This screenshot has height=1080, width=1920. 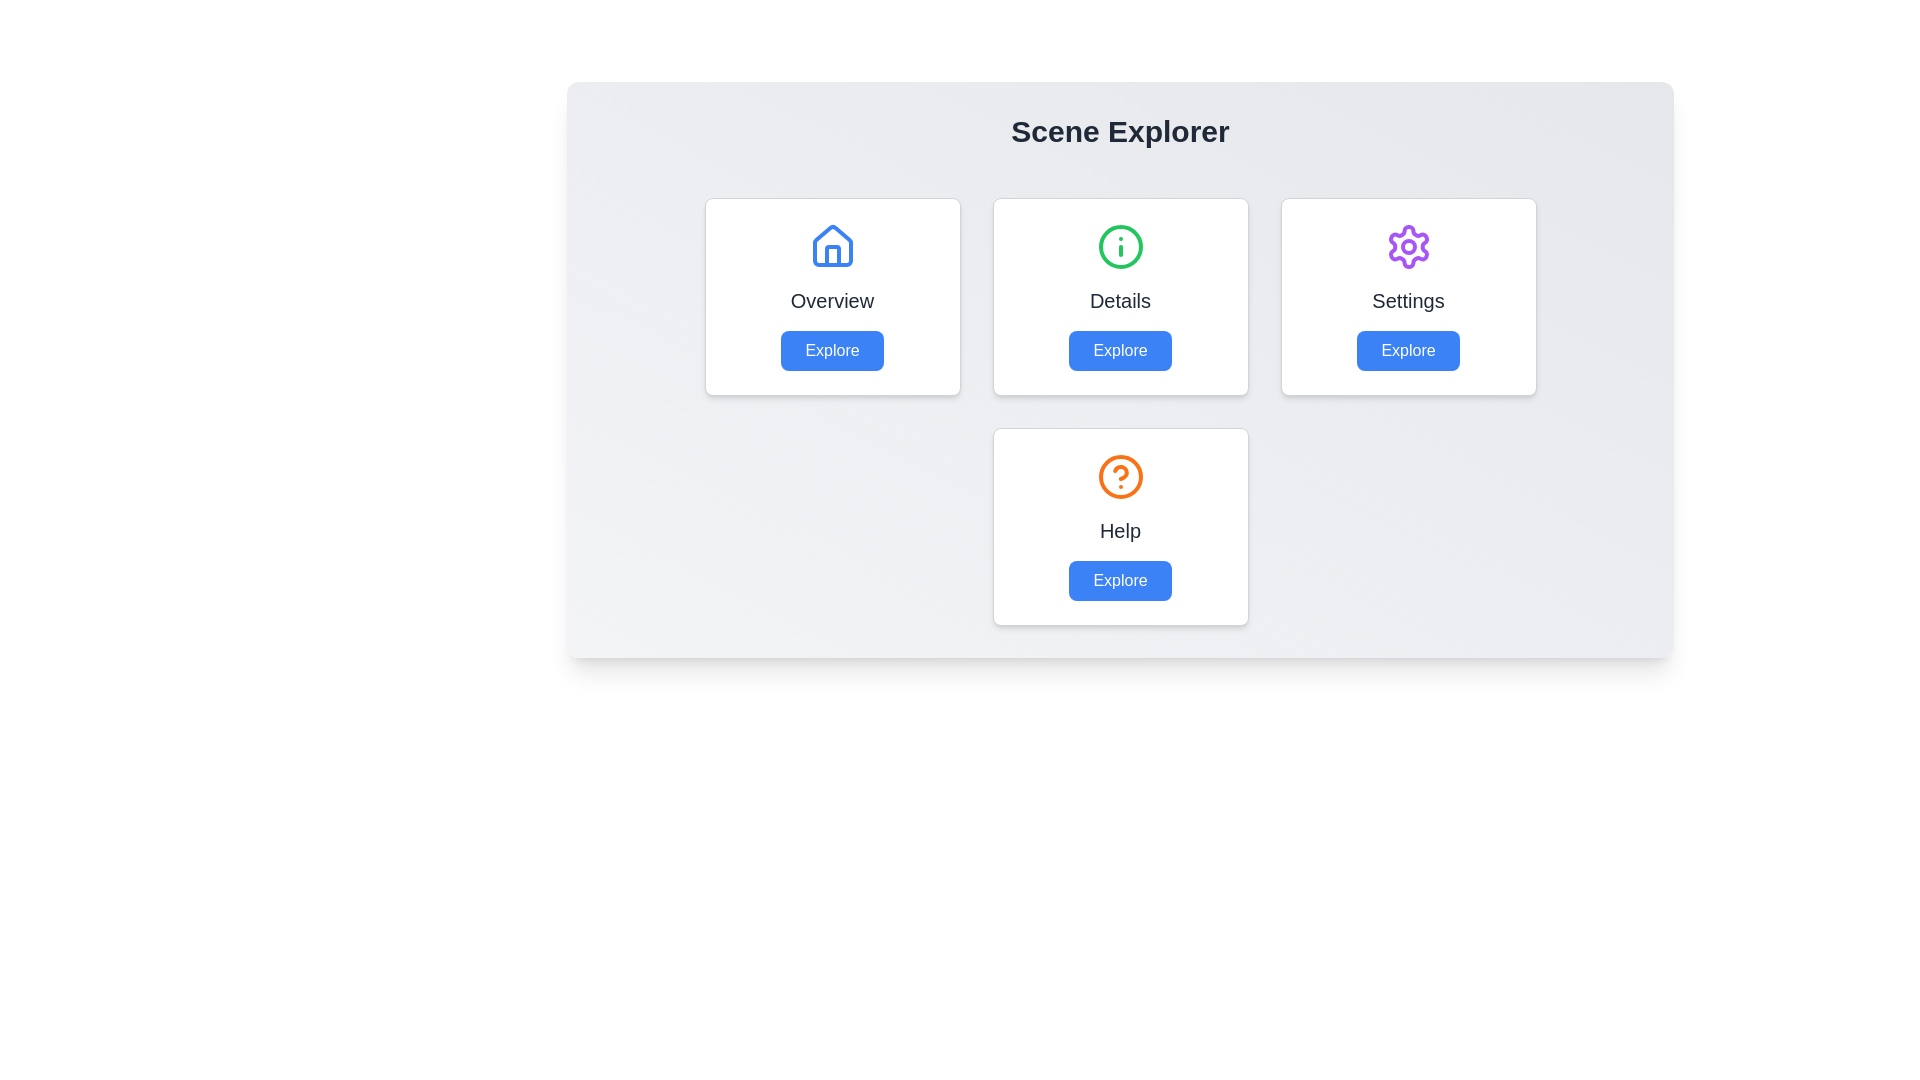 I want to click on the blue button with rounded corners that has the white text 'Explore', located at the bottom of the 'Help' section within its card, so click(x=1120, y=581).